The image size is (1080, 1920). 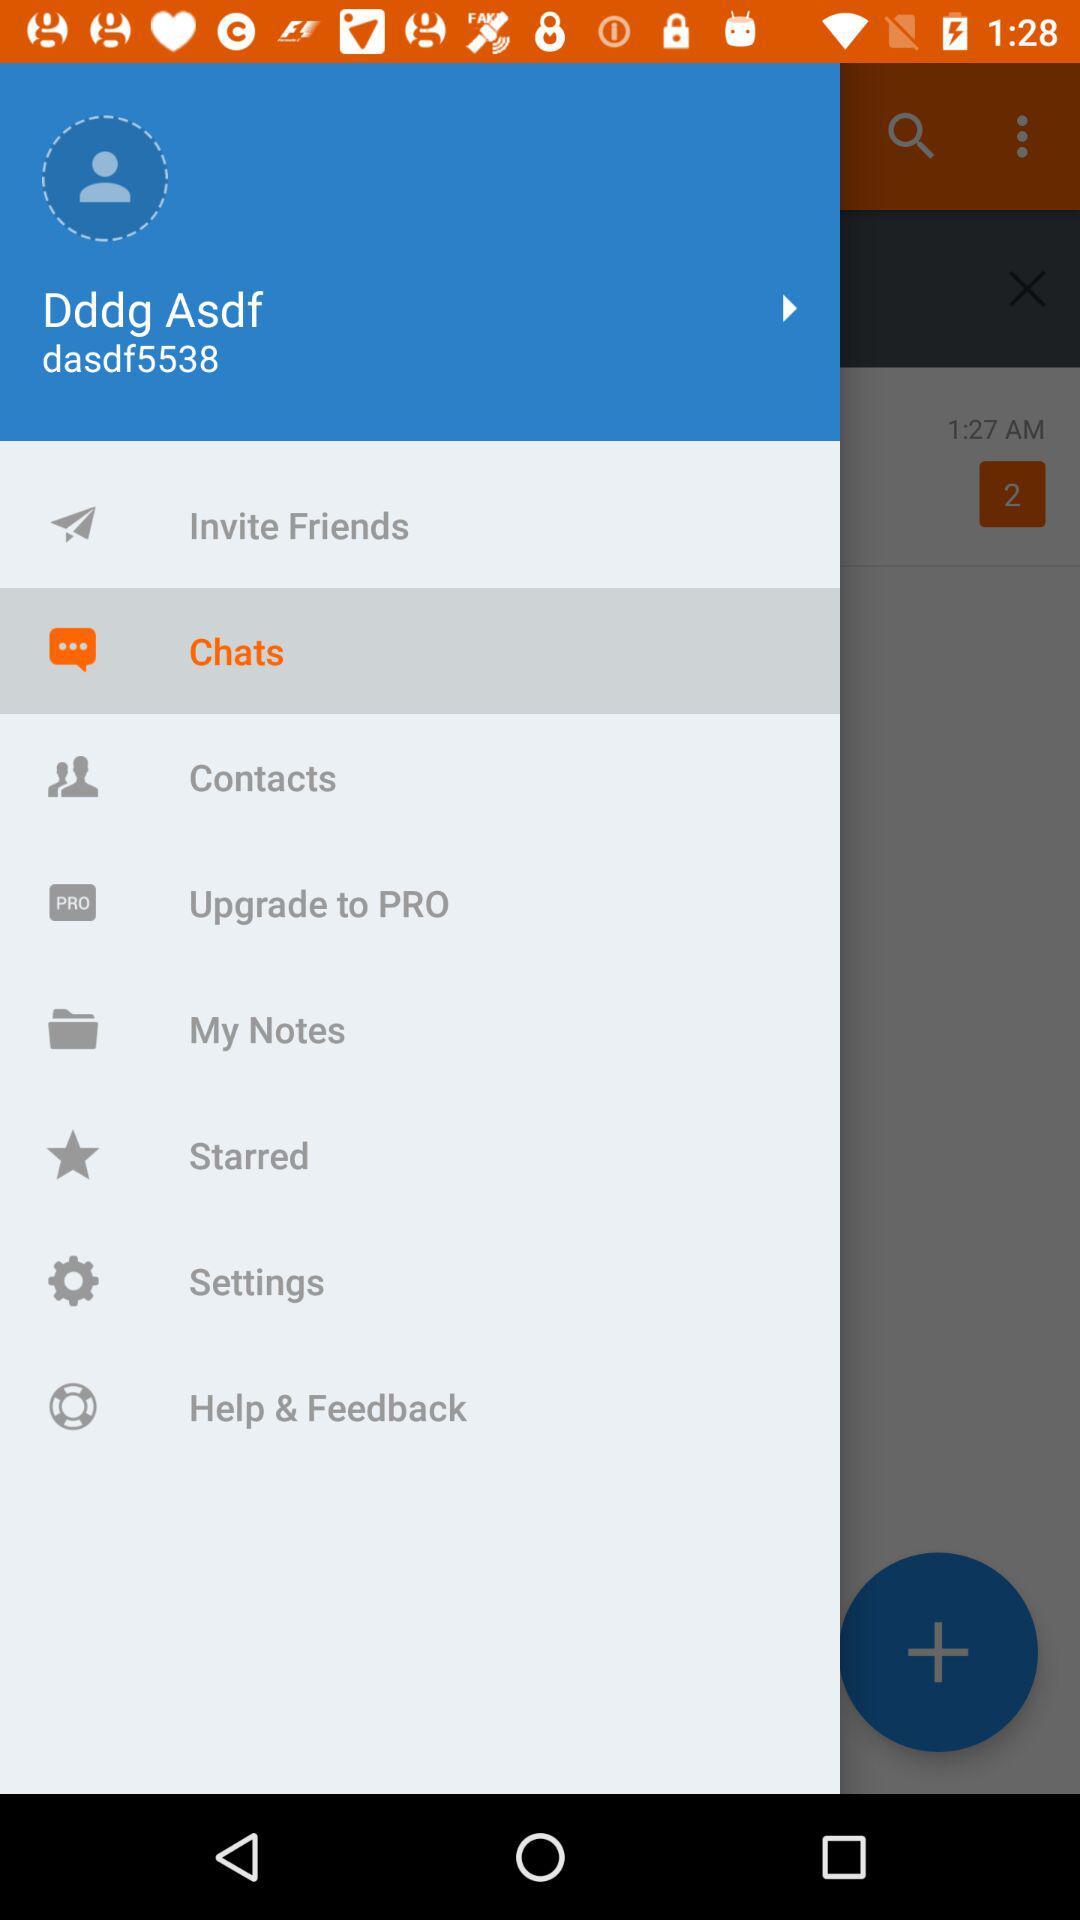 What do you see at coordinates (1027, 287) in the screenshot?
I see `button` at bounding box center [1027, 287].